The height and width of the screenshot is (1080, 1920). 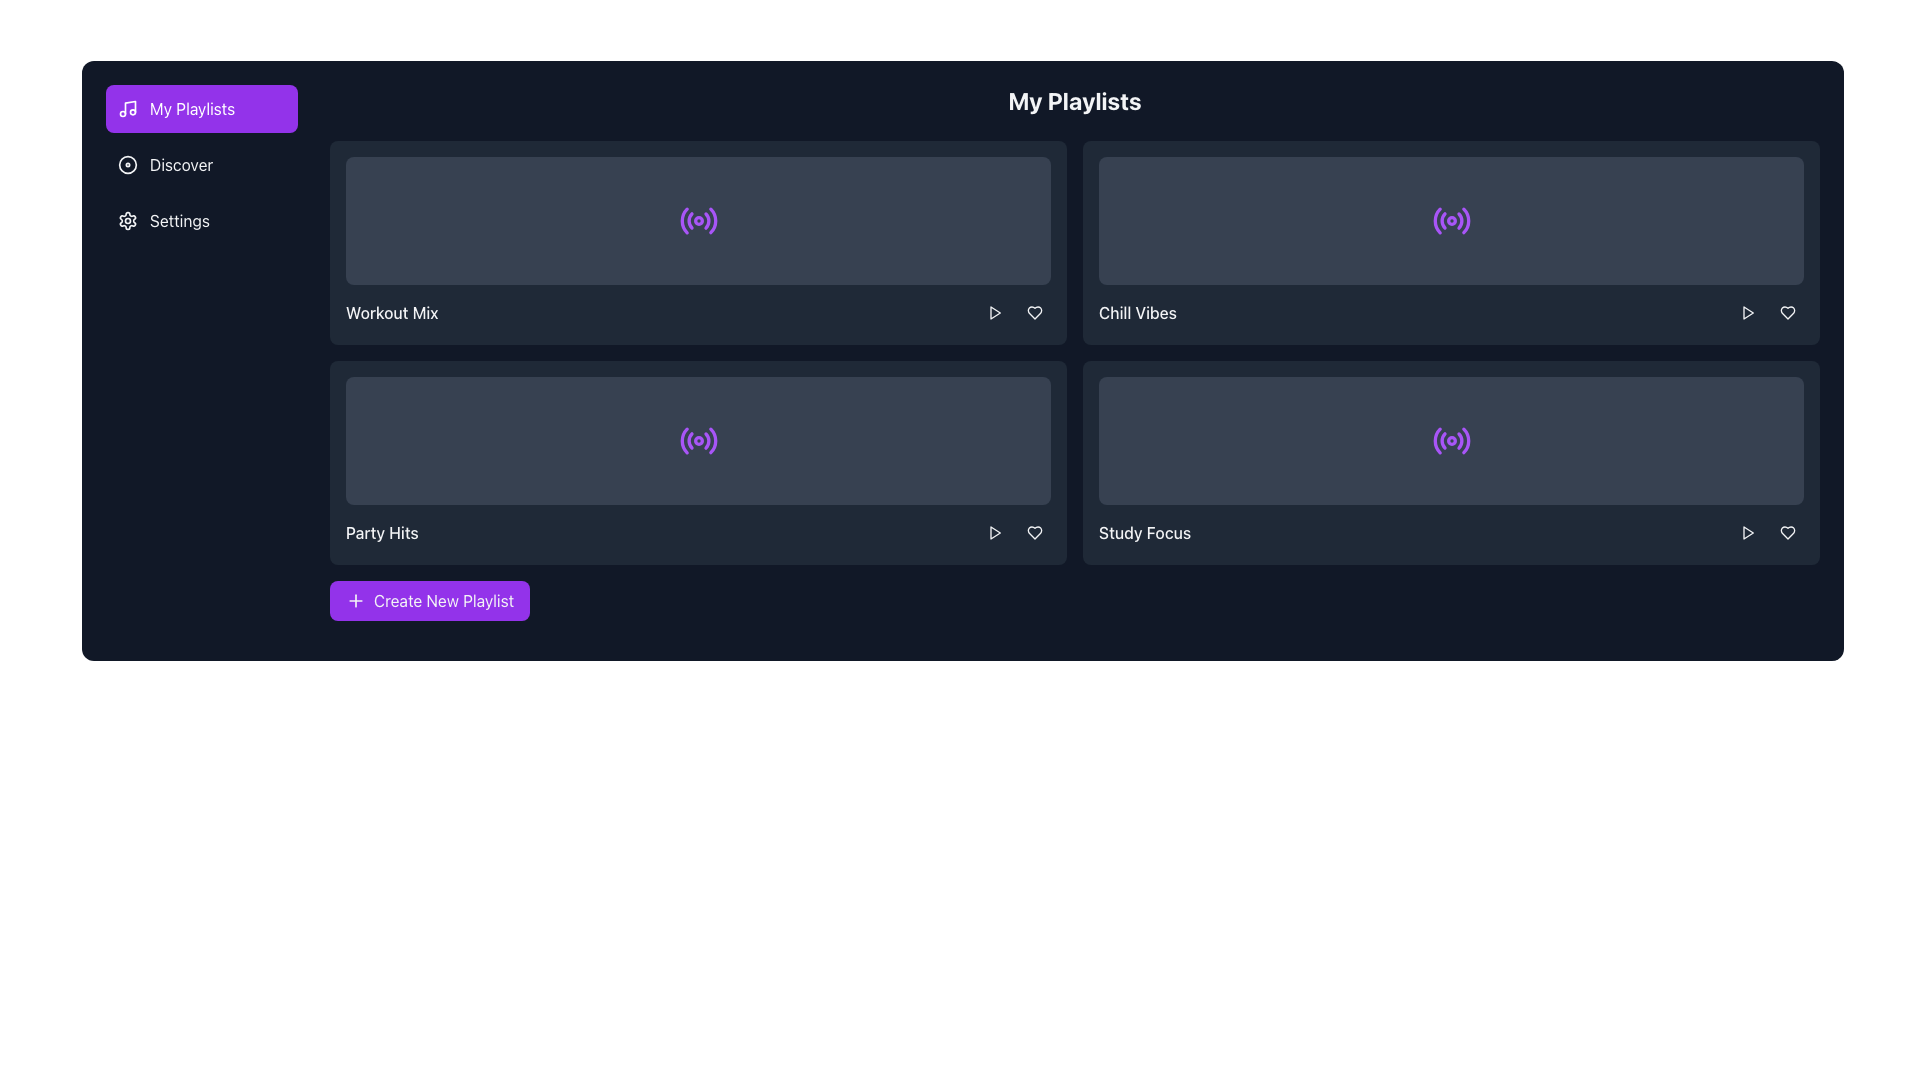 I want to click on the icon located on the far left side of the 'Create New Playlist' button, which serves as a visual indicator for adding new playlists, so click(x=355, y=600).